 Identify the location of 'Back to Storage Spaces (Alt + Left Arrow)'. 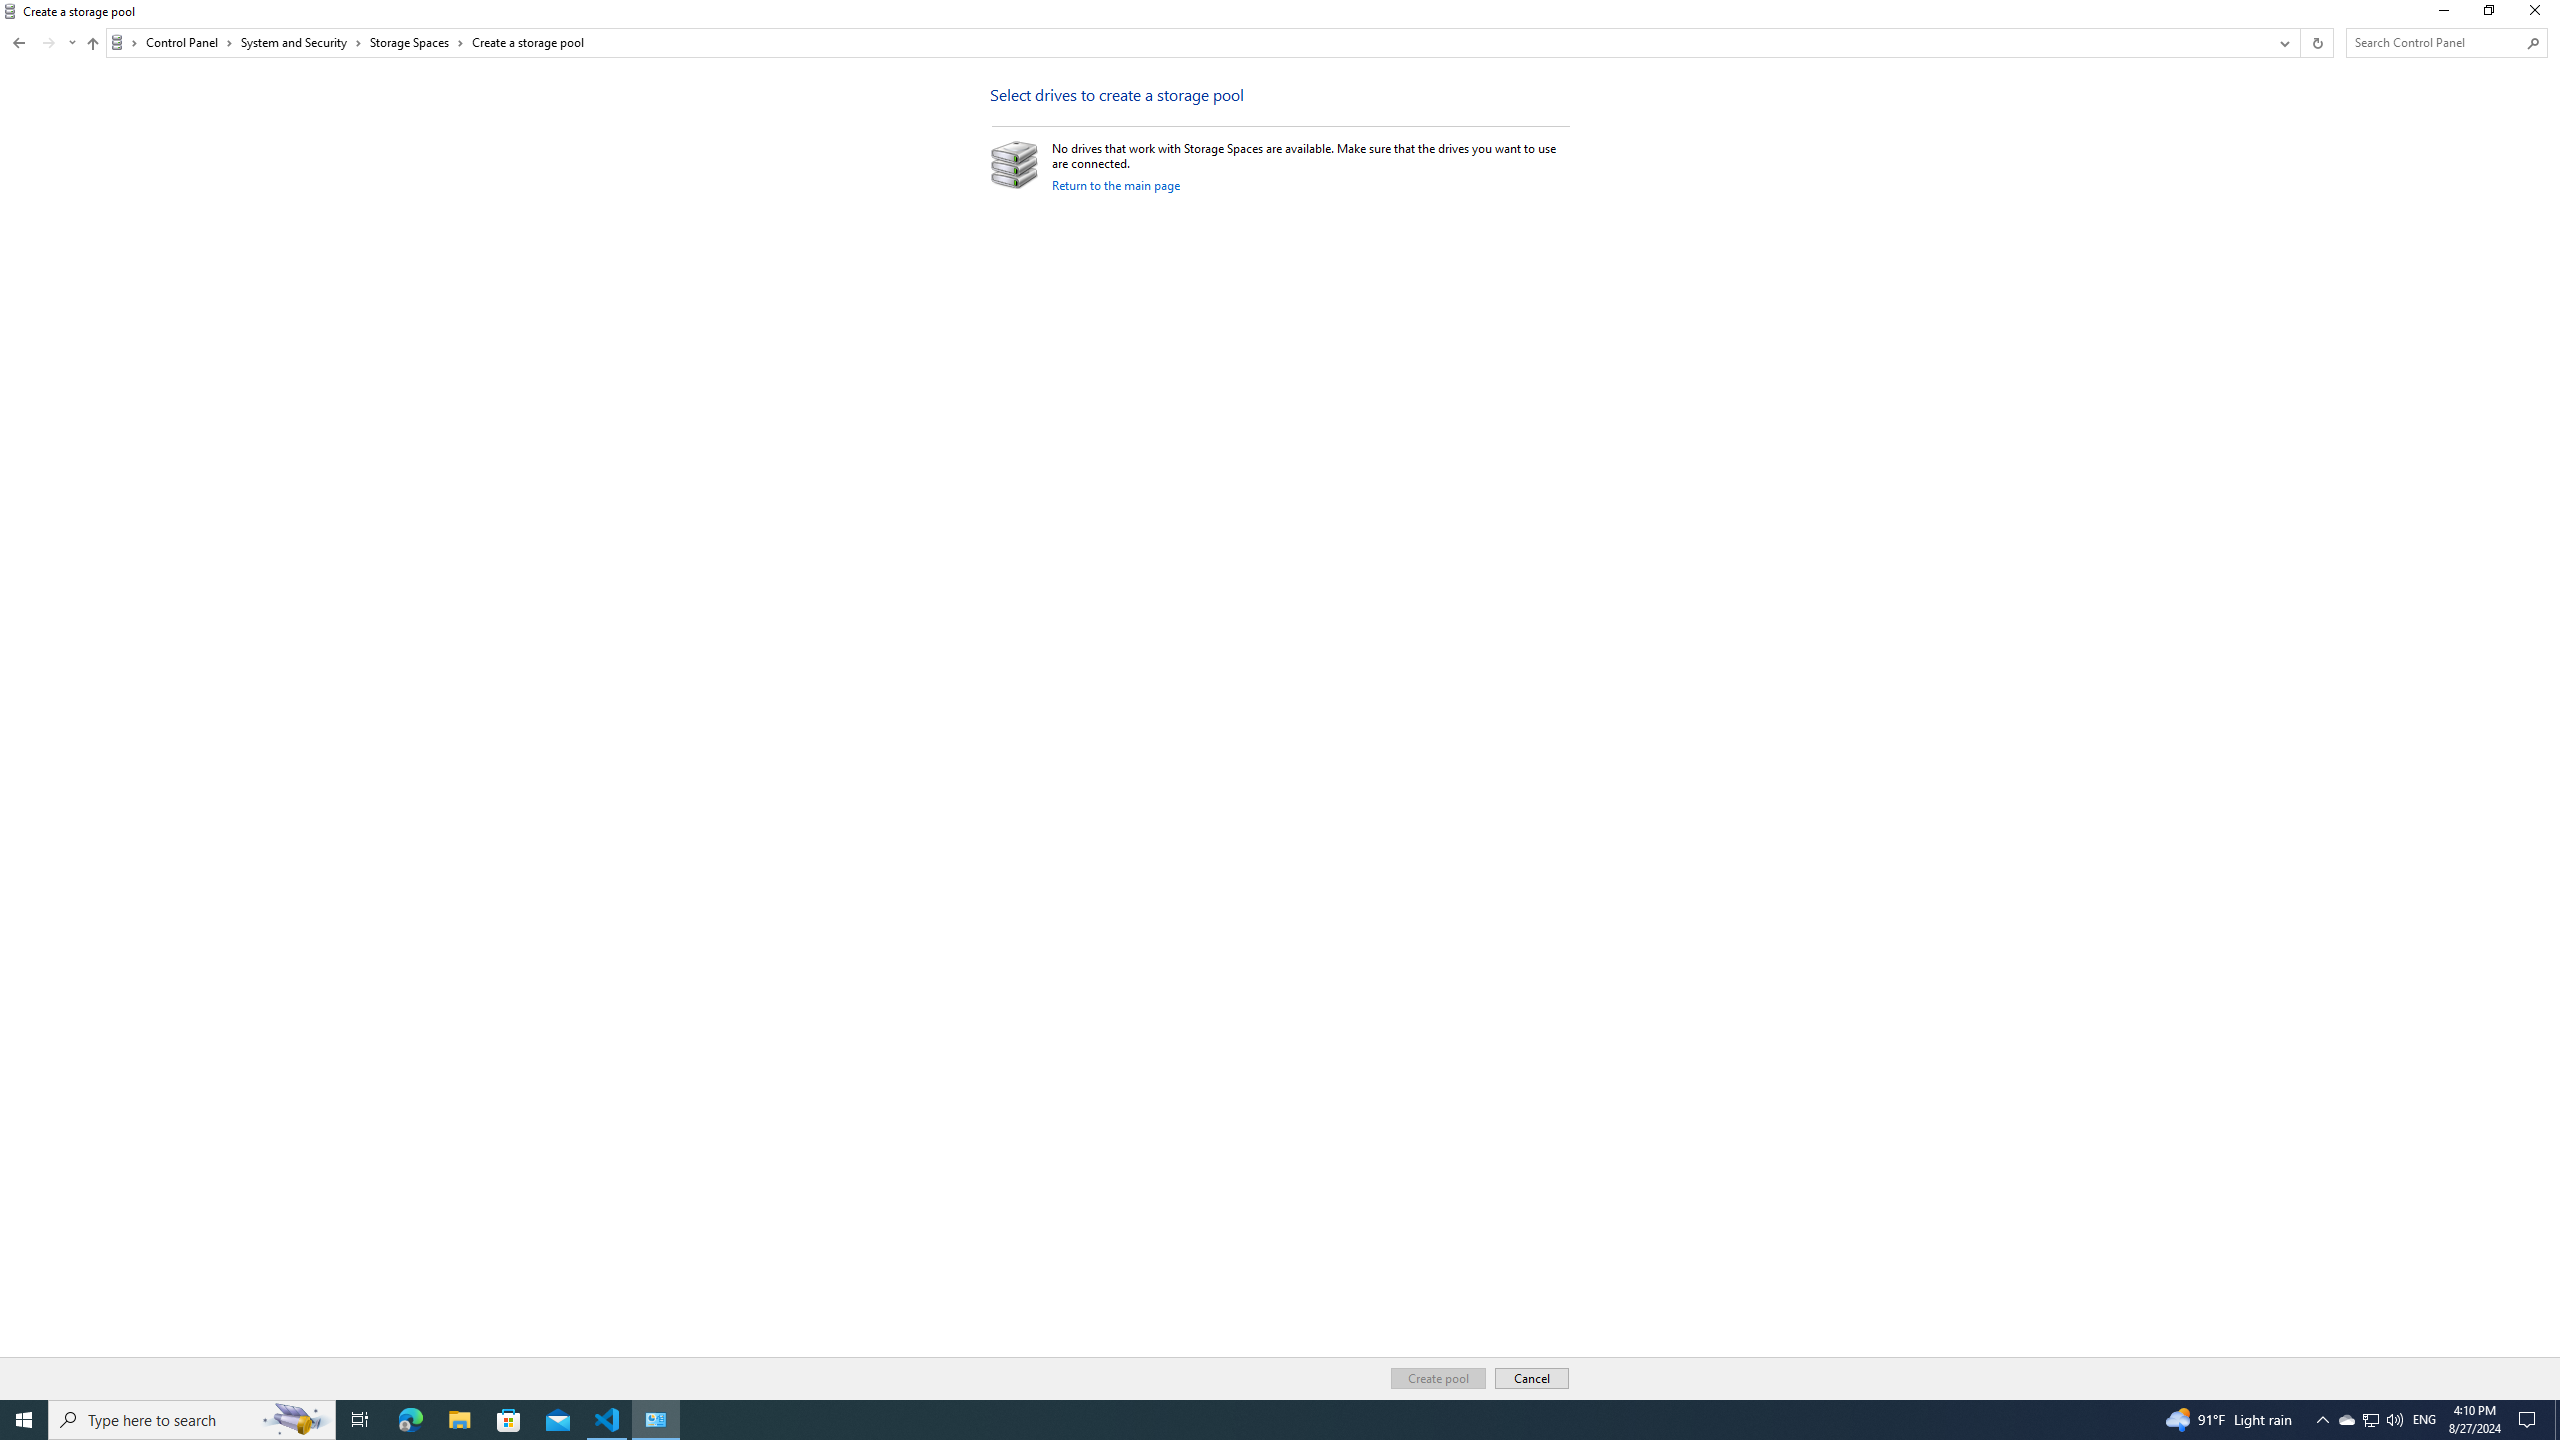
(19, 42).